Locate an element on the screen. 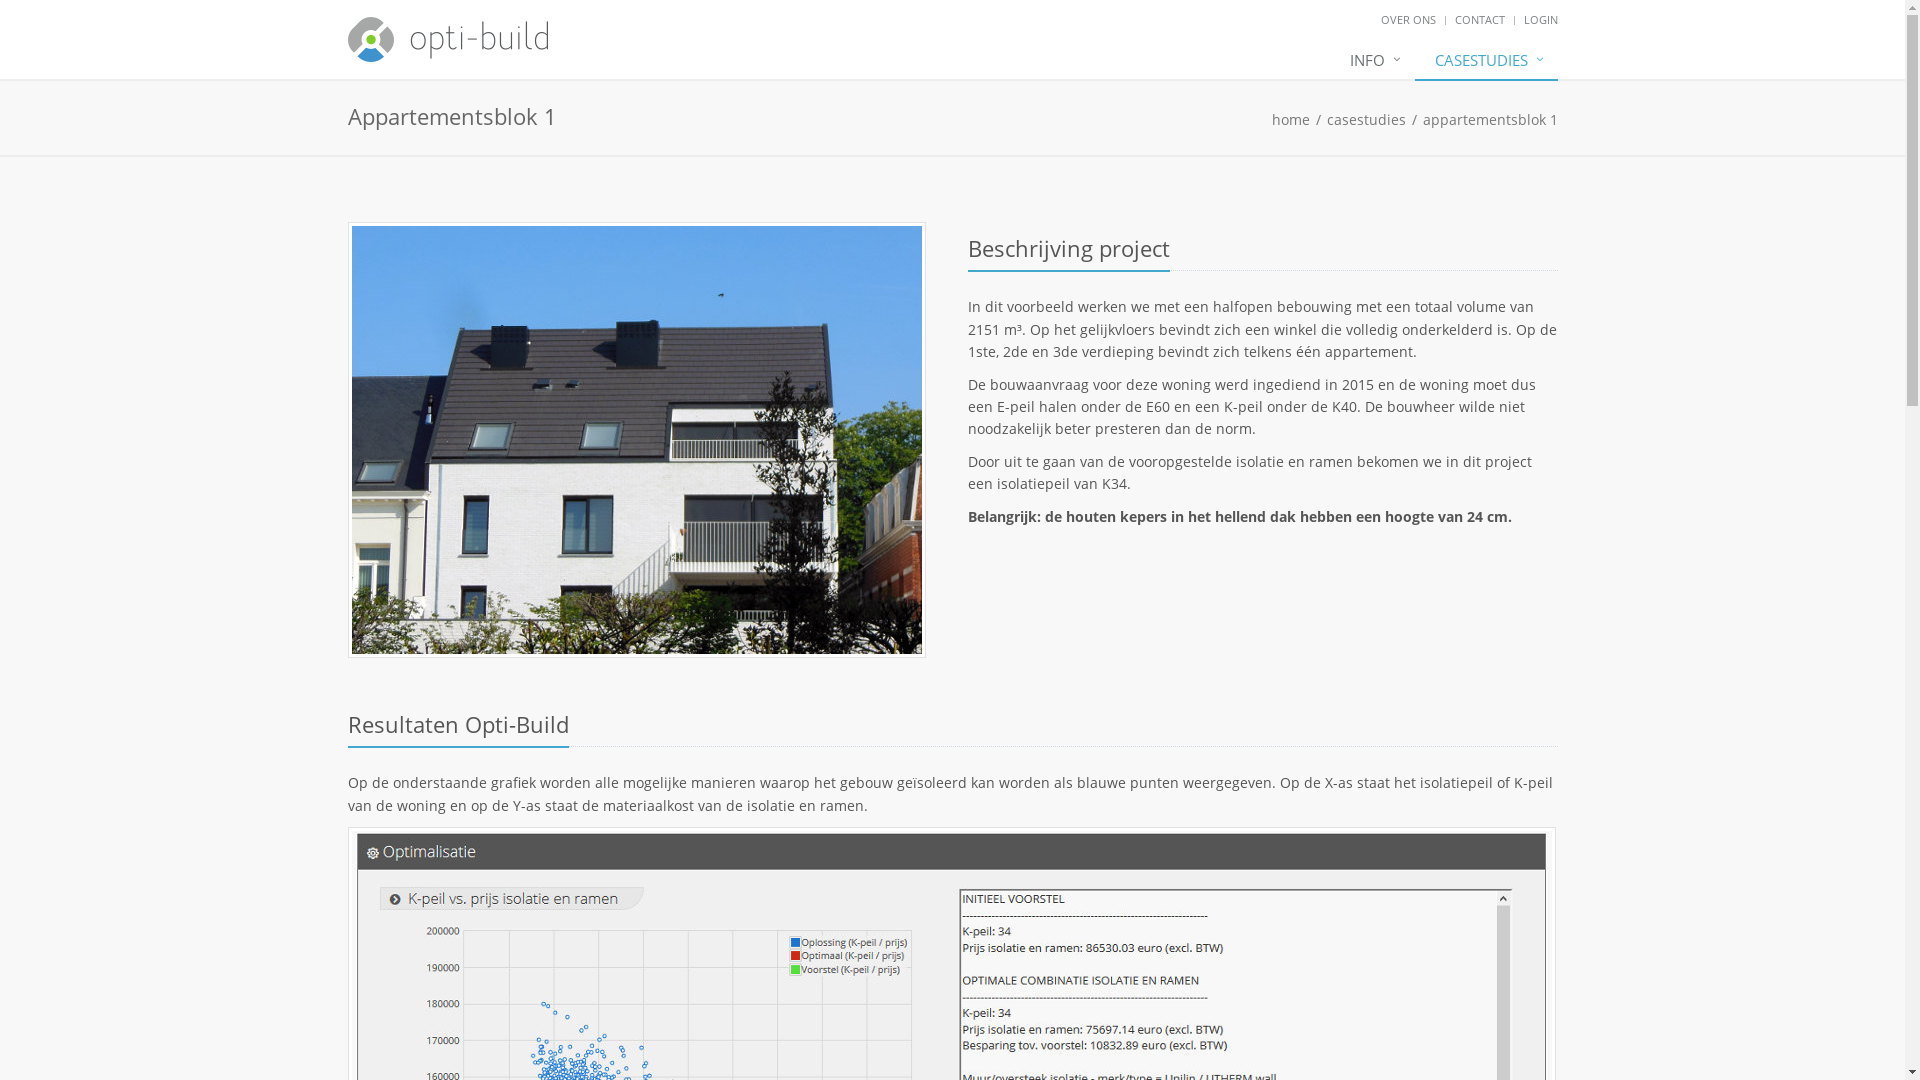 This screenshot has height=1080, width=1920. 'LOGIN' is located at coordinates (1522, 19).